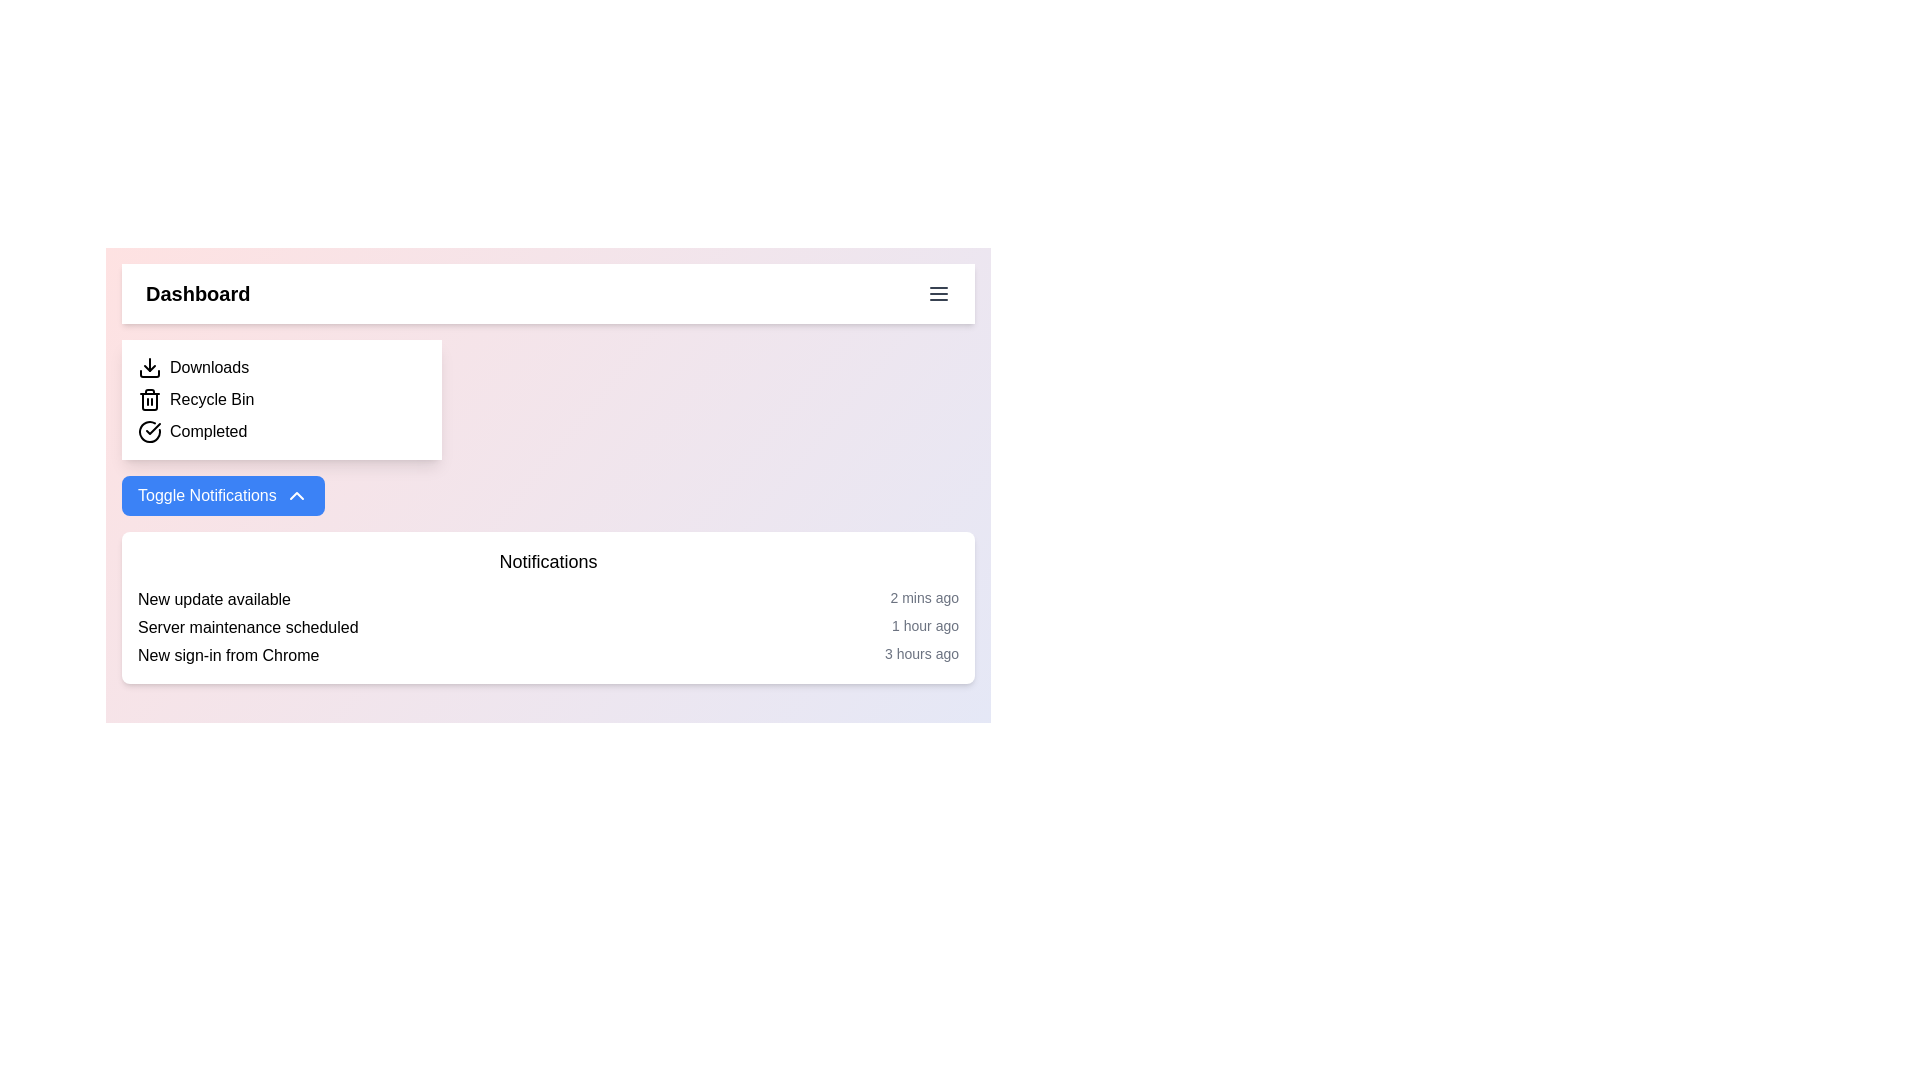  I want to click on the circular icon with a checkmark inside that represents a completed check action, located next to the 'Completed' text label in the 'Dashboard' menu dropdown, so click(148, 431).